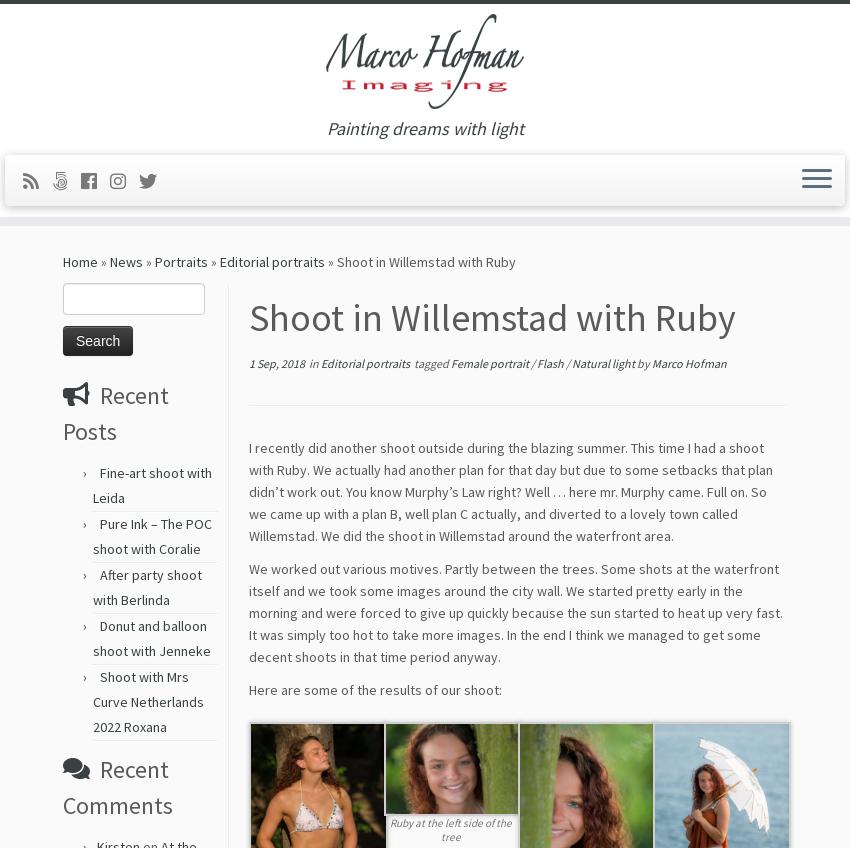 This screenshot has height=848, width=850. Describe the element at coordinates (644, 369) in the screenshot. I see `'by'` at that location.